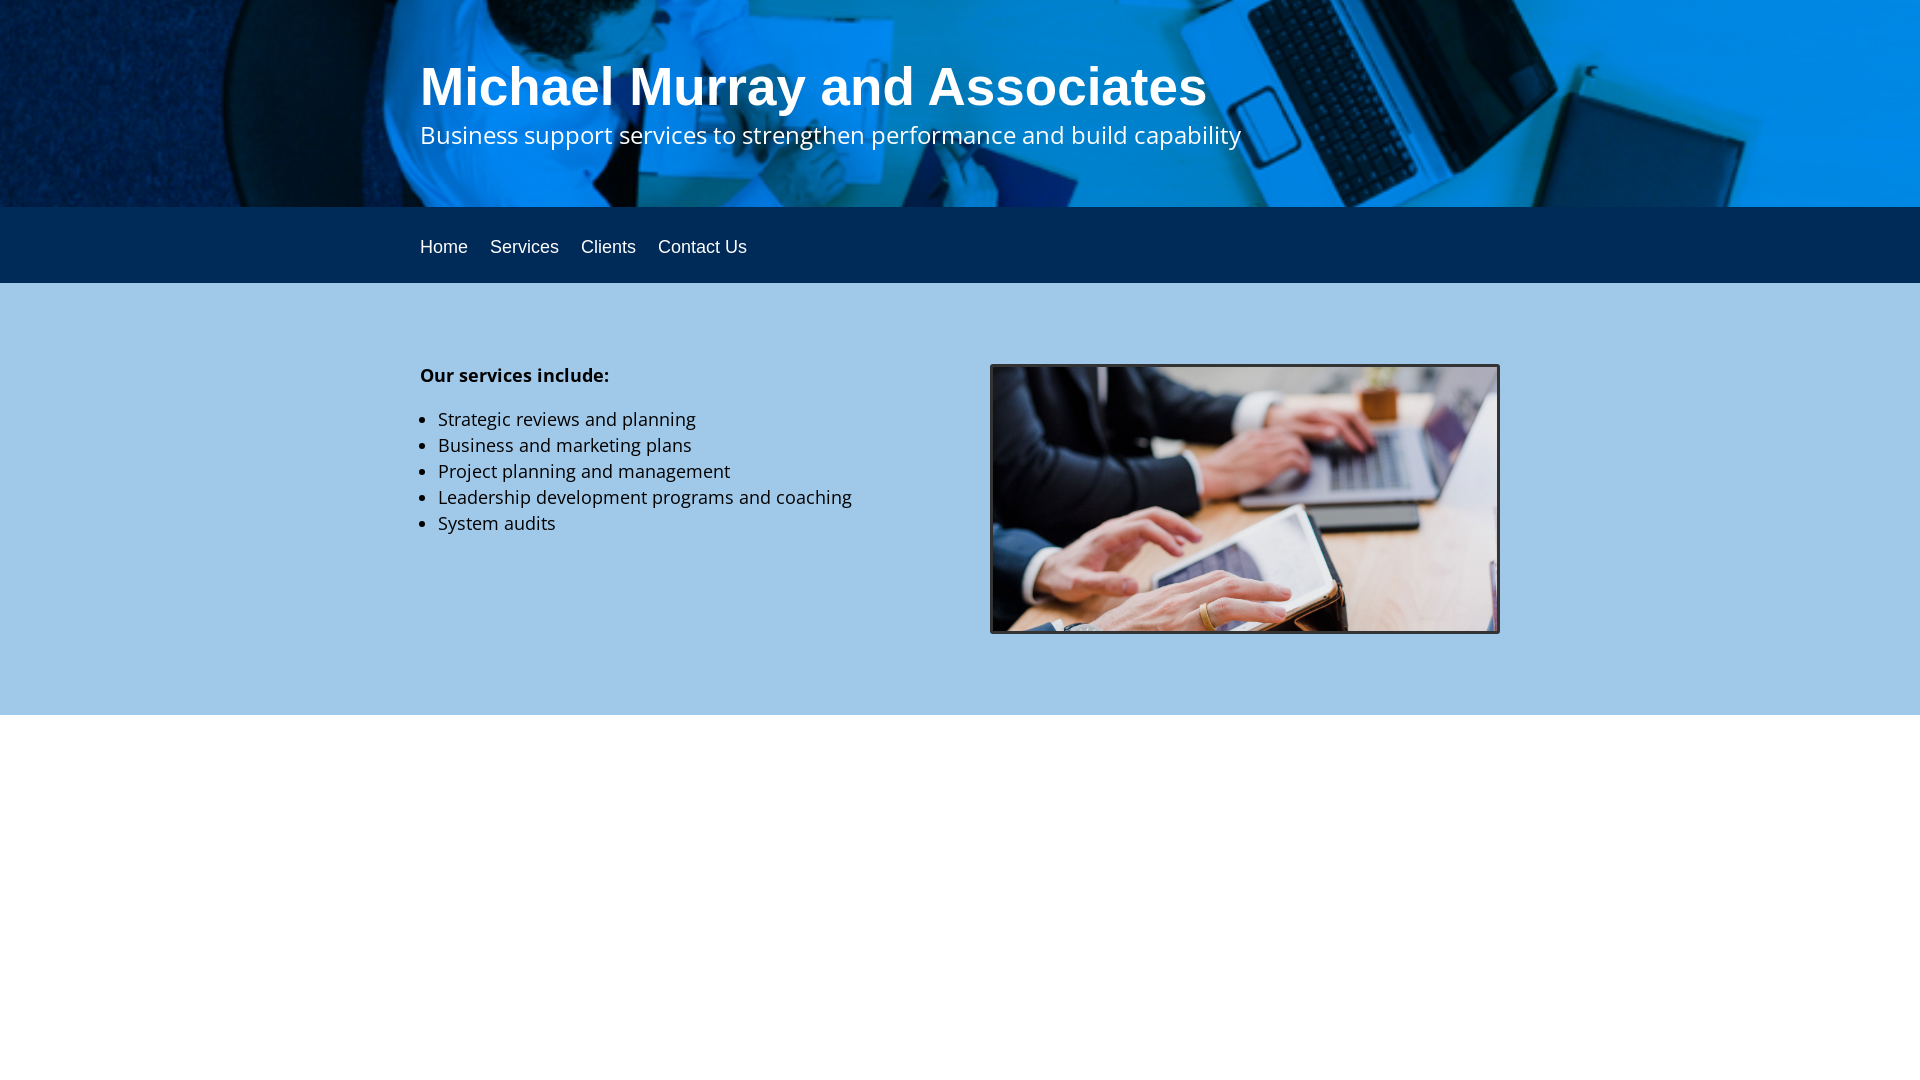 The height and width of the screenshot is (1080, 1920). I want to click on 'Contact Us', so click(702, 260).